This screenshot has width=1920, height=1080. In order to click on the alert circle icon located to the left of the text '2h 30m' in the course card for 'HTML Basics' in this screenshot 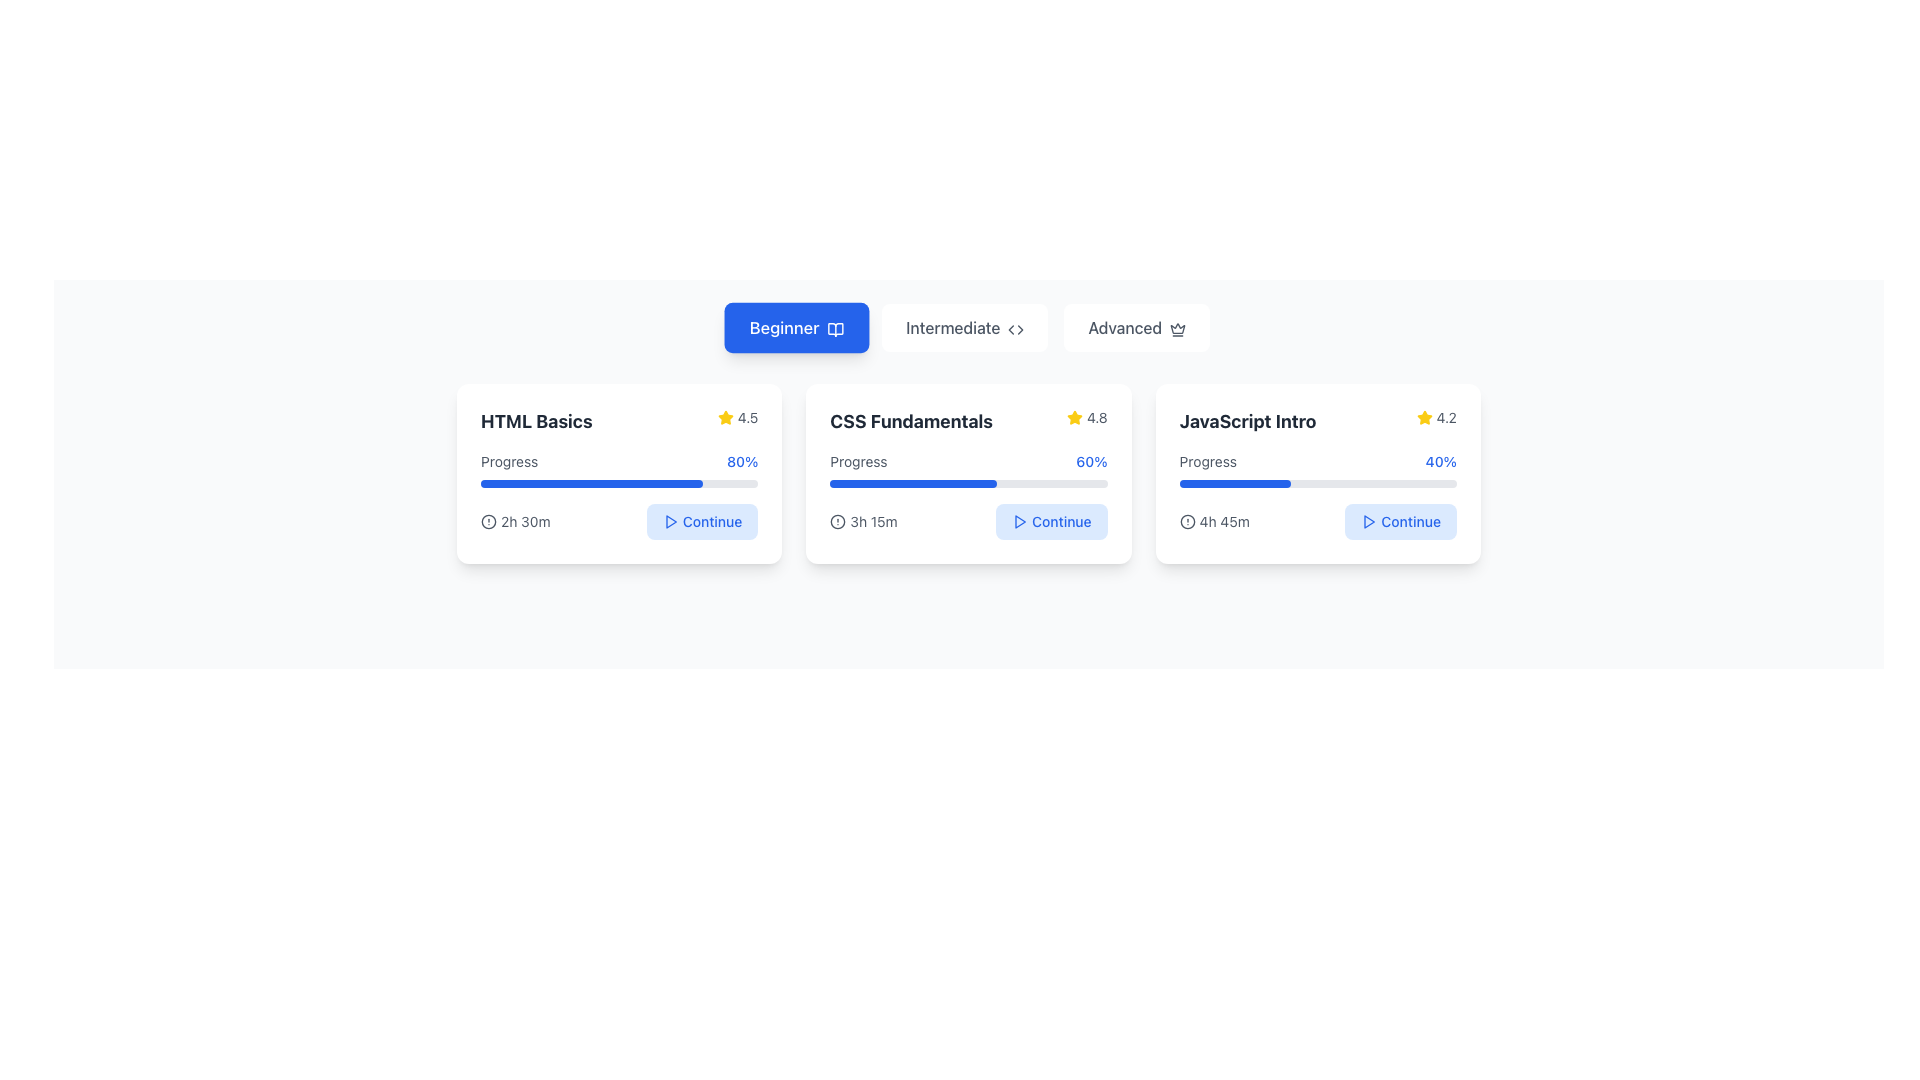, I will do `click(489, 520)`.